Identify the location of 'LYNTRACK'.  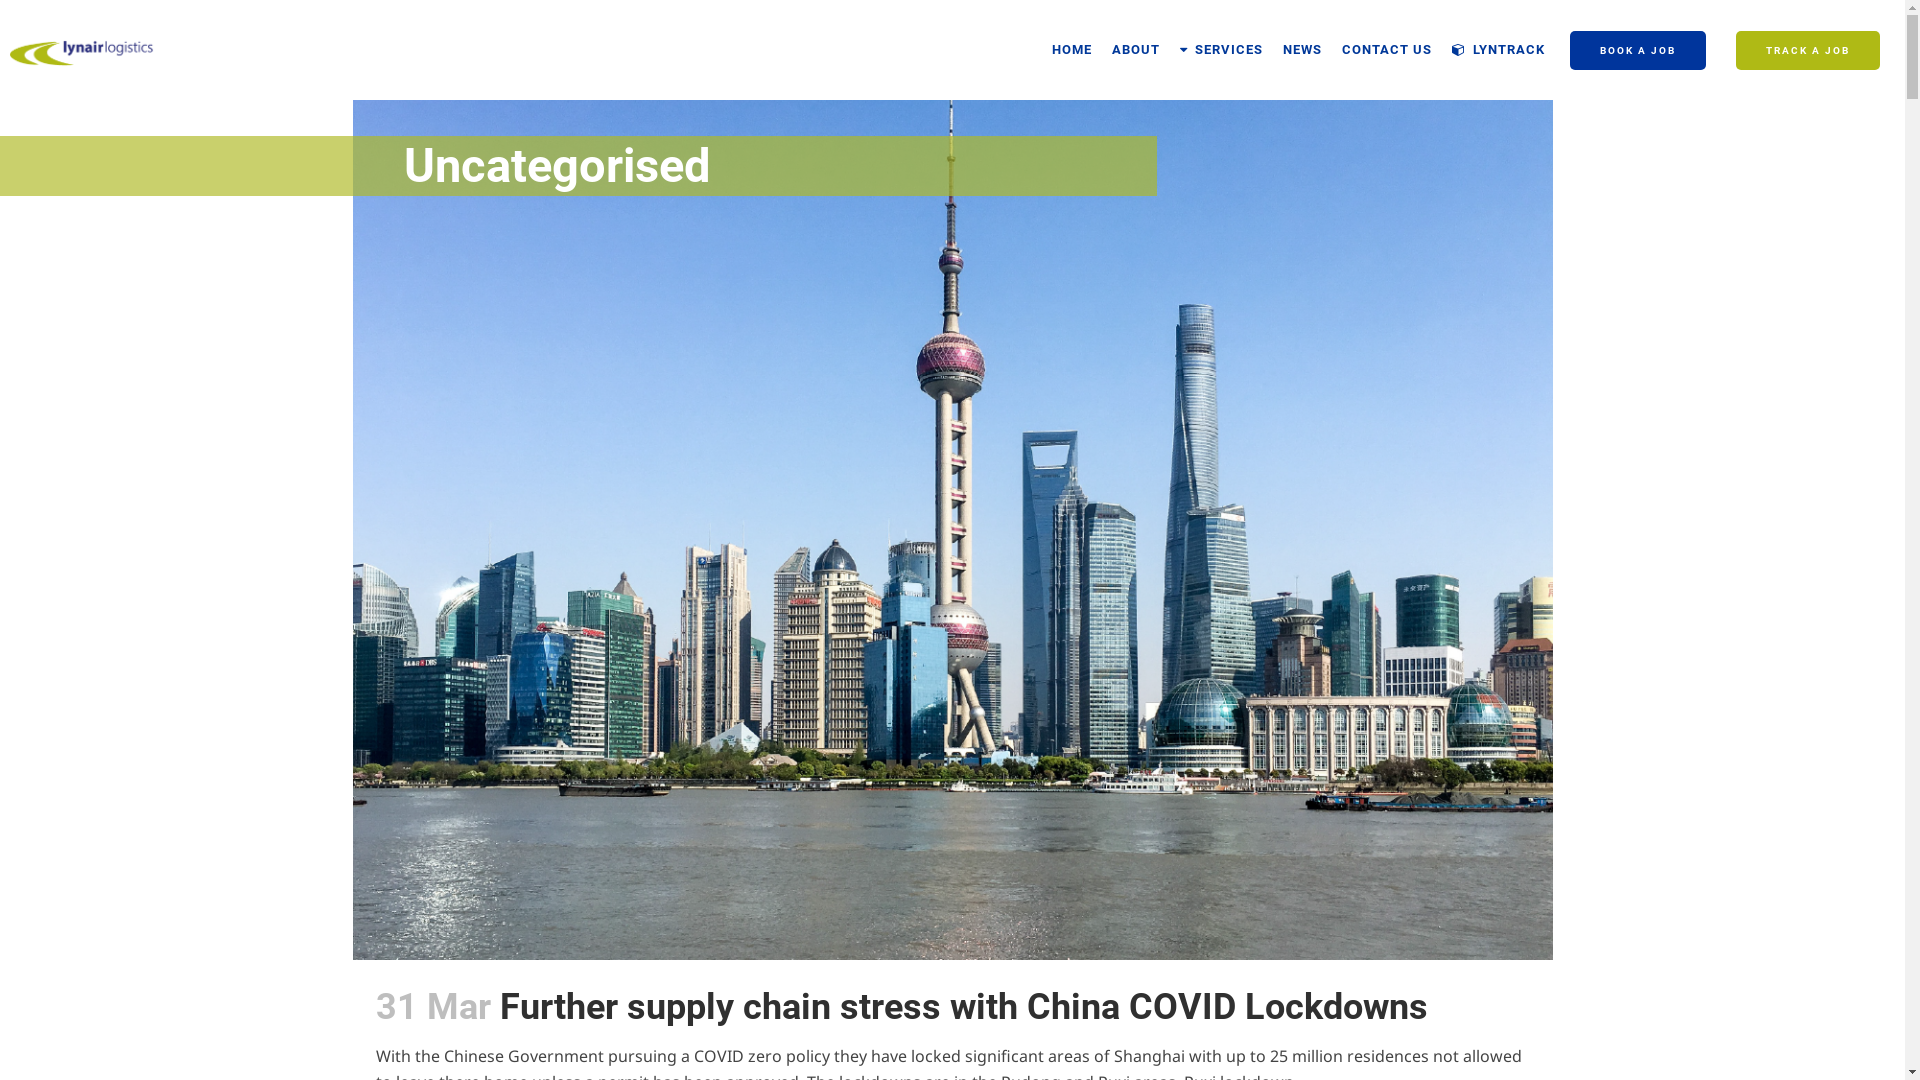
(1498, 49).